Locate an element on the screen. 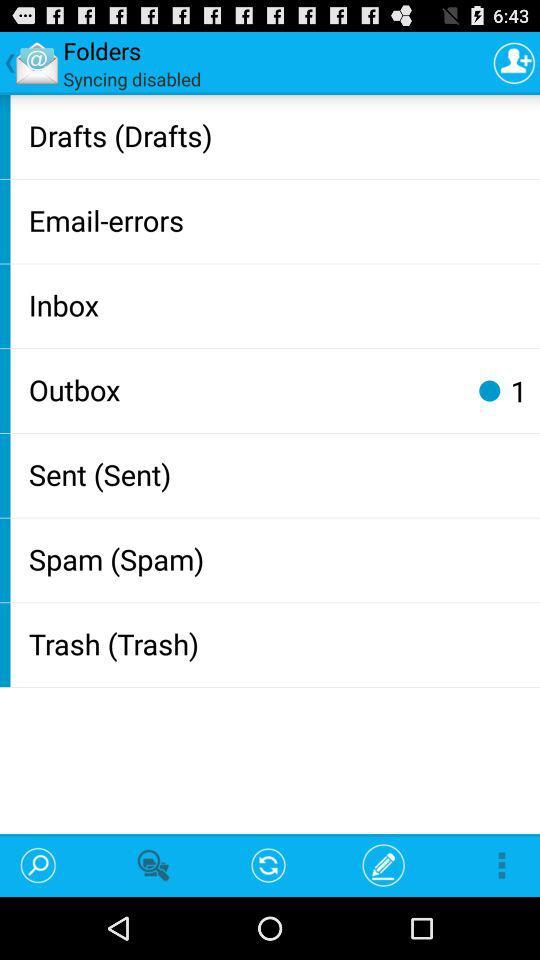  the app below the inbox icon is located at coordinates (244, 388).